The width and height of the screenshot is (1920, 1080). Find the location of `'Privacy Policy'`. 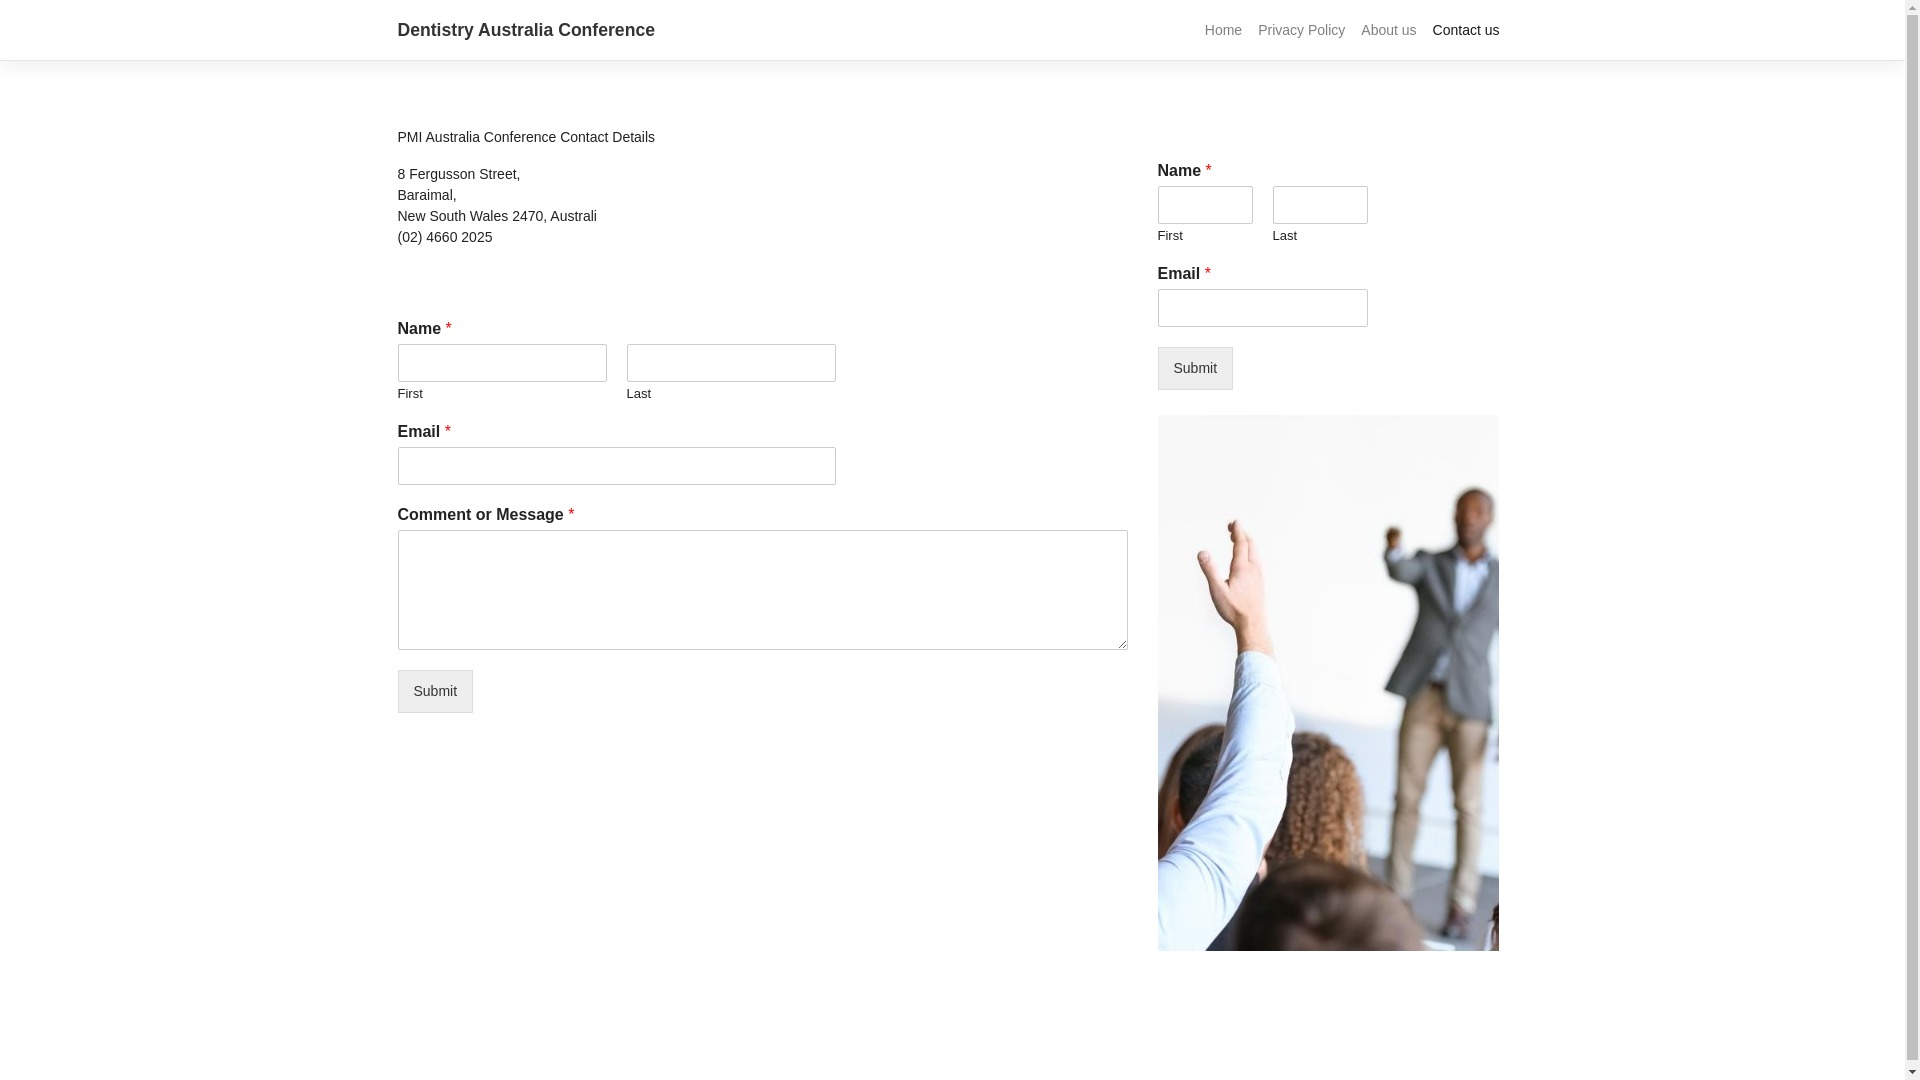

'Privacy Policy' is located at coordinates (1301, 30).